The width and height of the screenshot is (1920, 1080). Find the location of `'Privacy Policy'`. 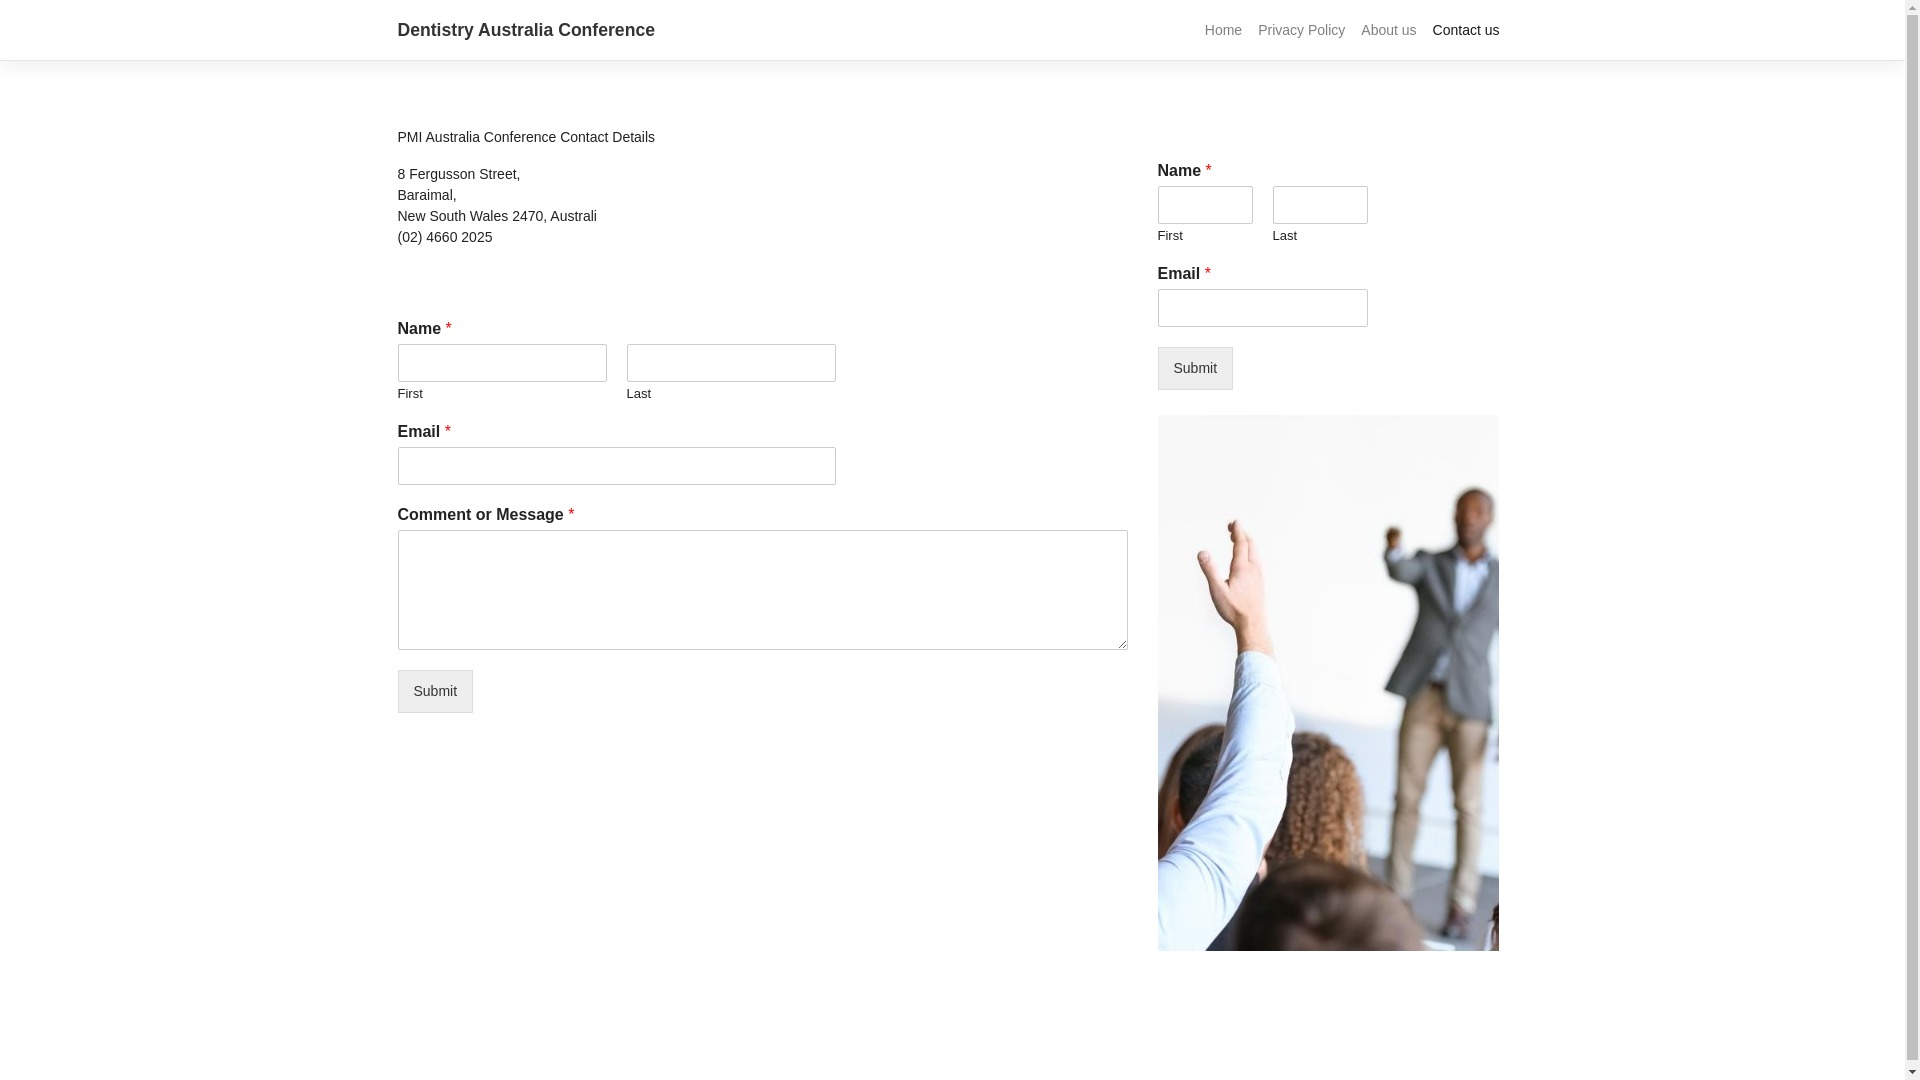

'Privacy Policy' is located at coordinates (1301, 30).